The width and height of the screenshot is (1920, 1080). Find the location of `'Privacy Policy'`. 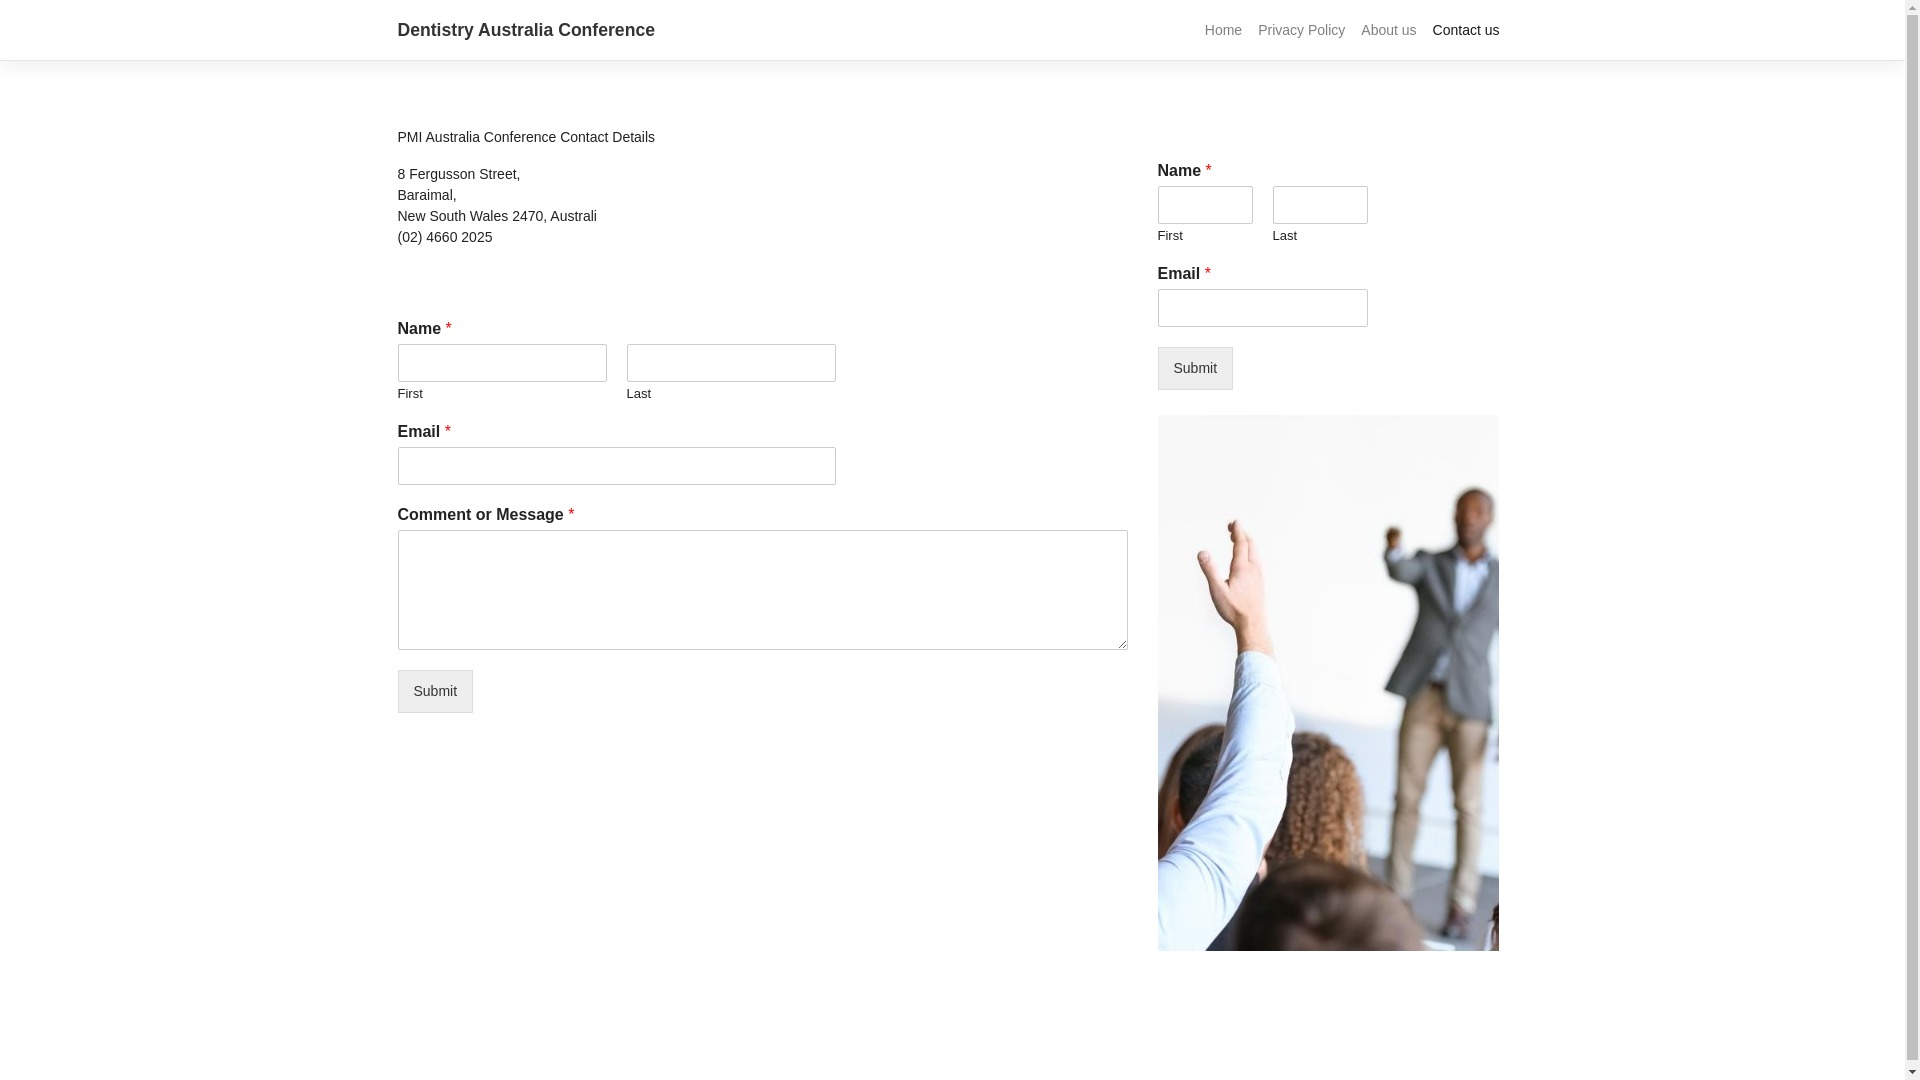

'Privacy Policy' is located at coordinates (1301, 30).